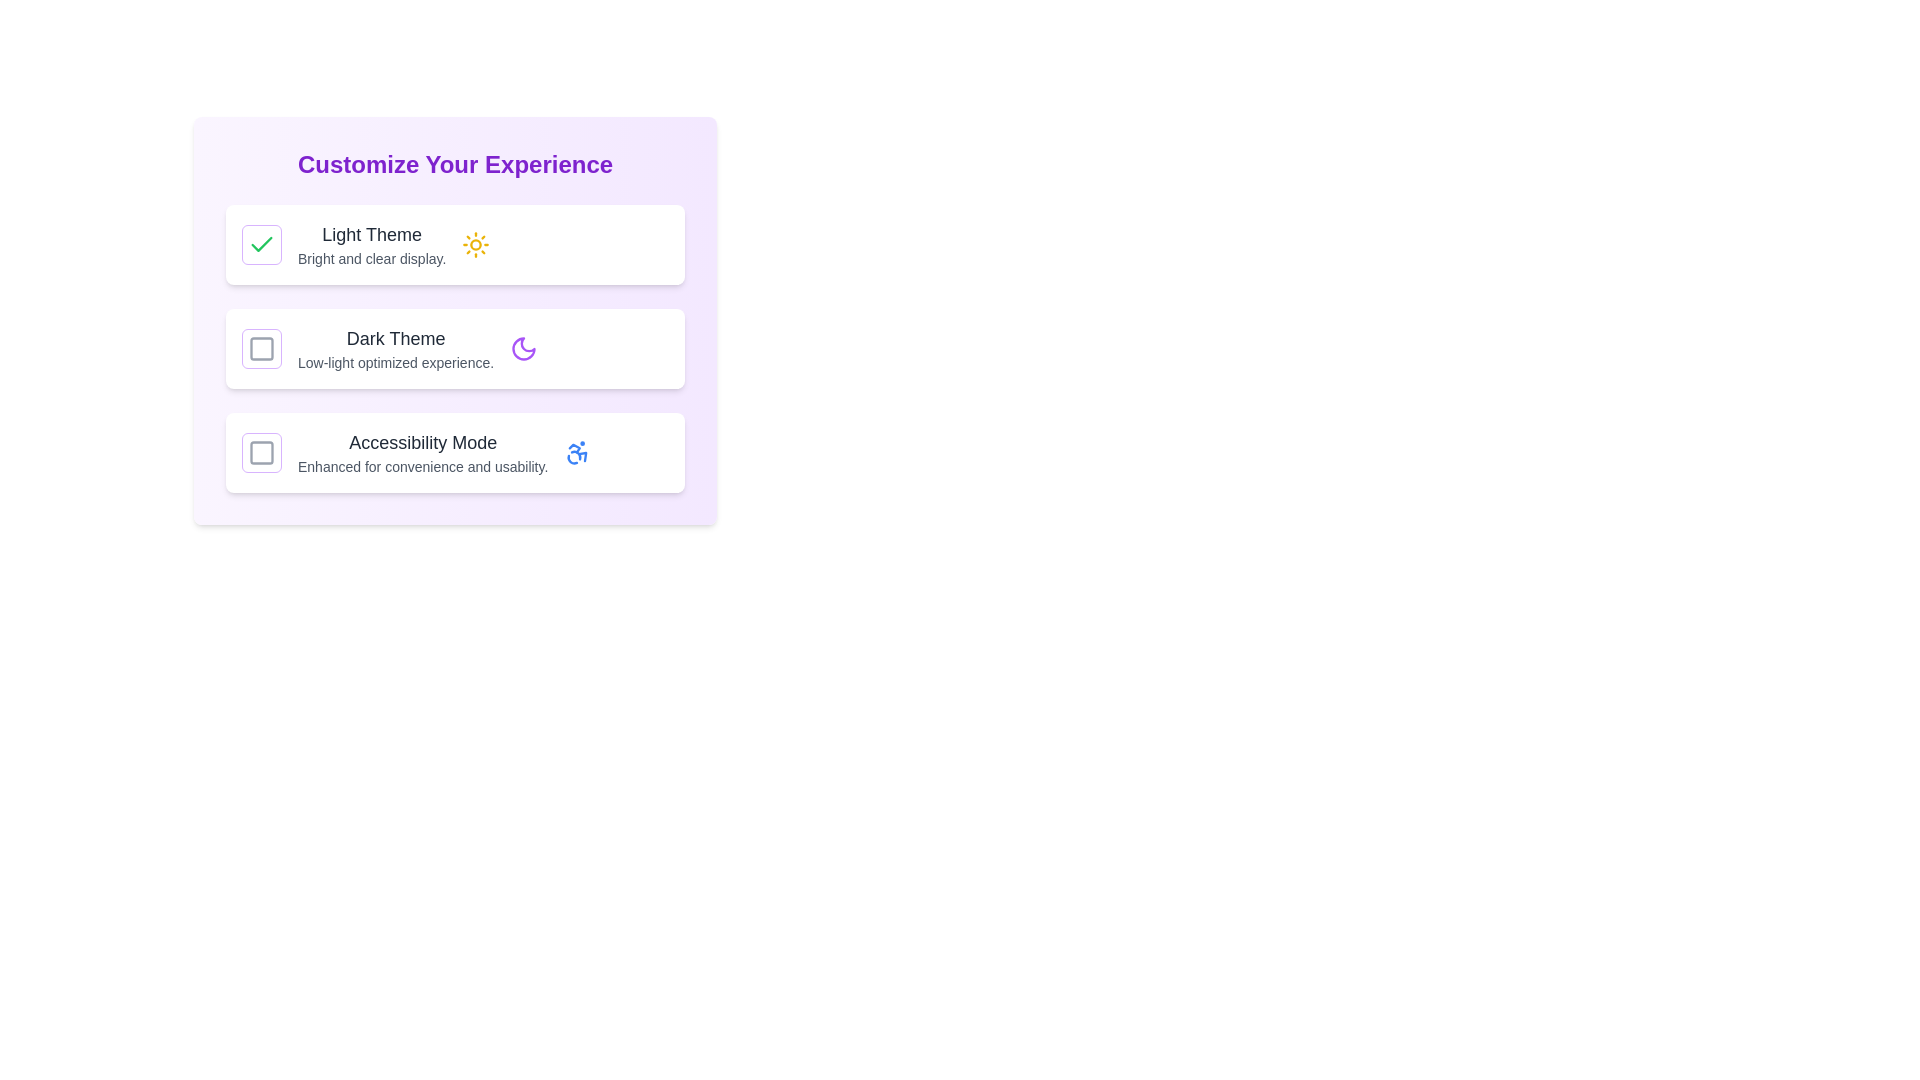 This screenshot has height=1080, width=1920. Describe the element at coordinates (372, 234) in the screenshot. I see `the 'Light Theme' text label, which is a large, bold heading indicating the first option in the theme selection list` at that location.